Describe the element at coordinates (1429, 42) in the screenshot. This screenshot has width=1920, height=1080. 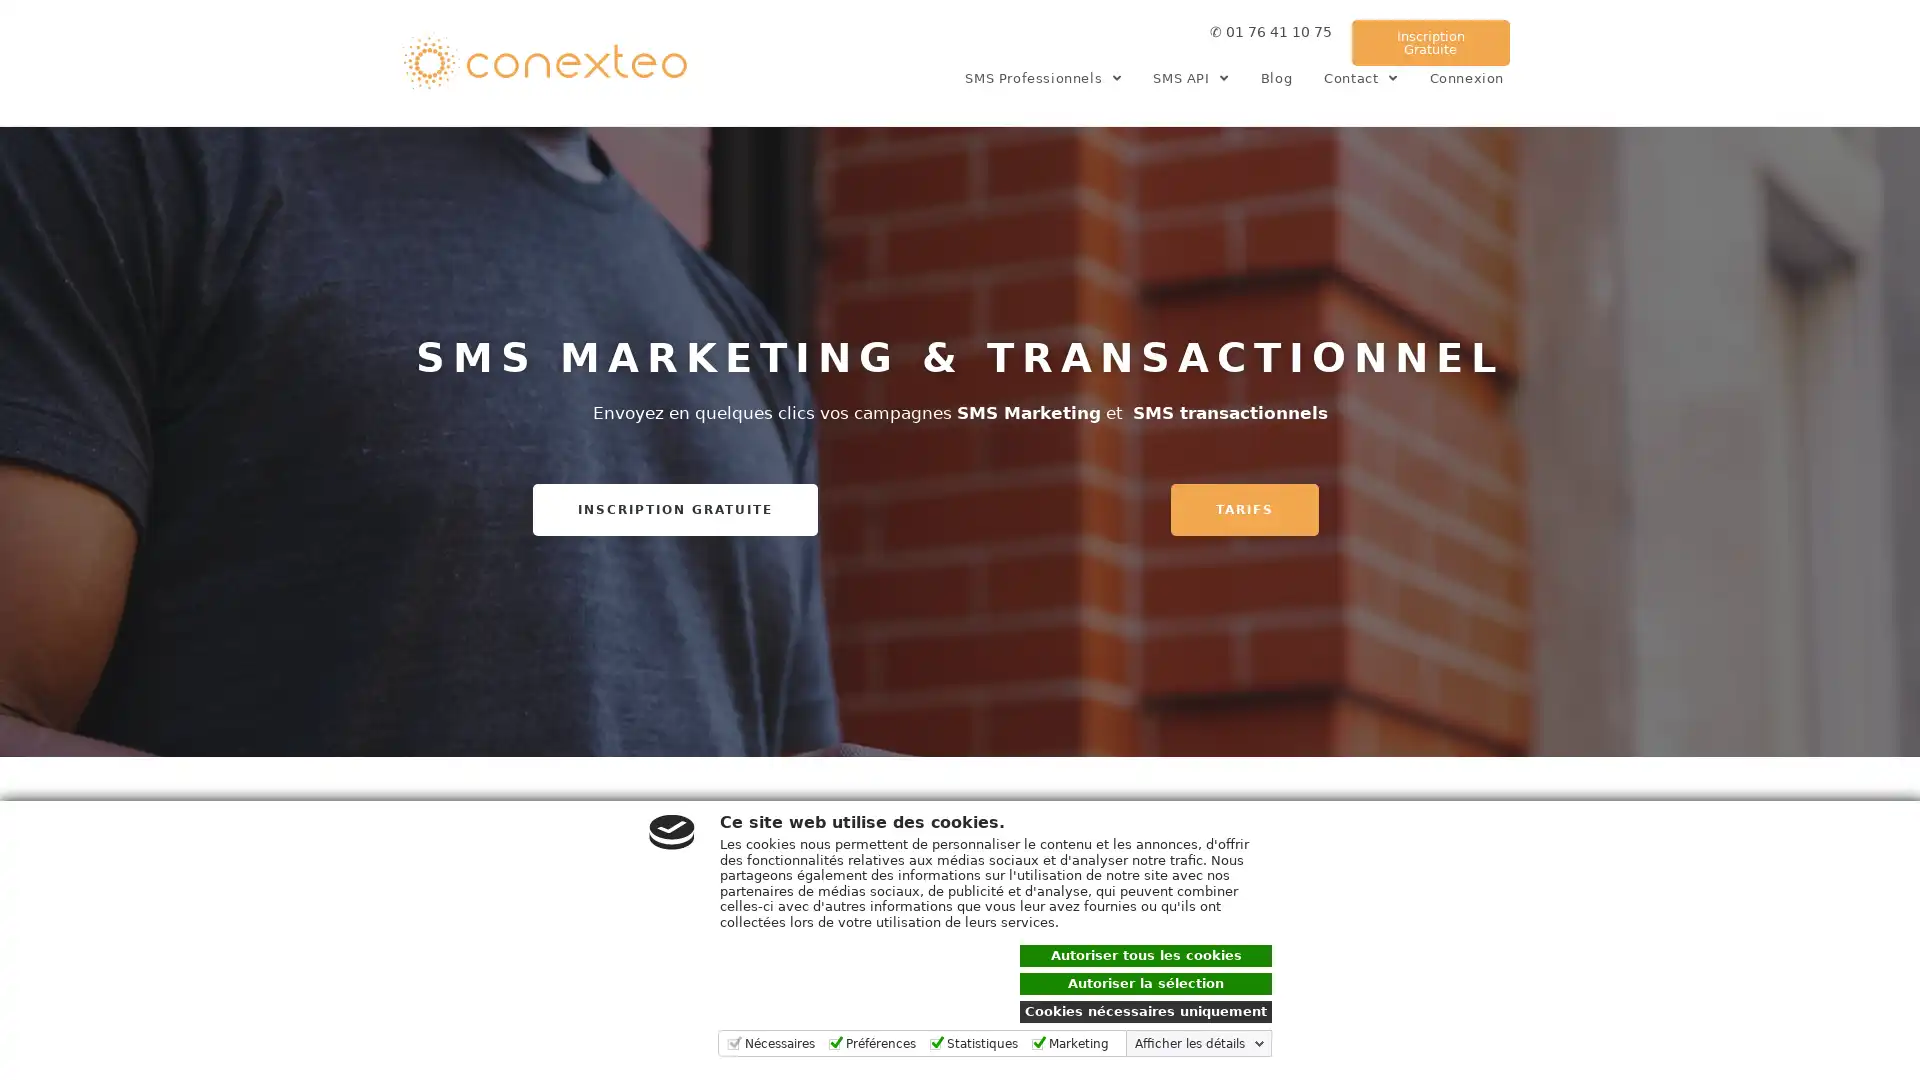
I see `Inscription Gratuite` at that location.